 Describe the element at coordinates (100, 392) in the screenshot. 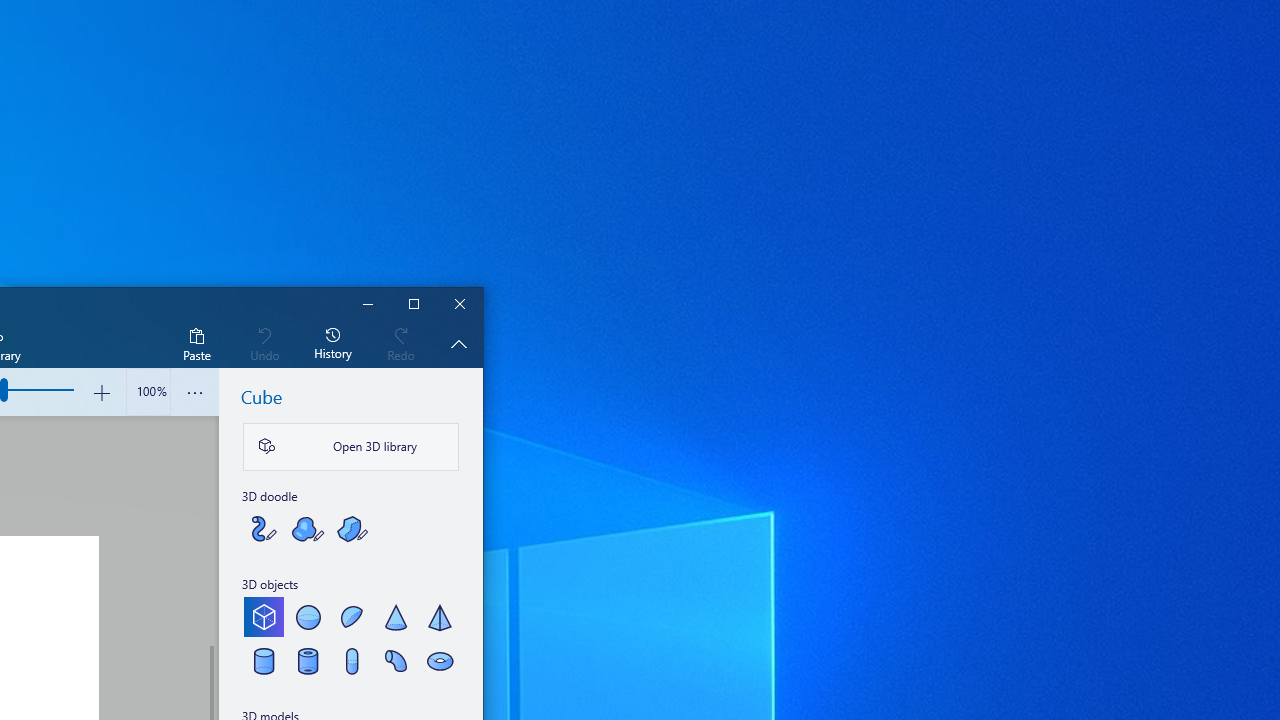

I see `'Zoom in'` at that location.